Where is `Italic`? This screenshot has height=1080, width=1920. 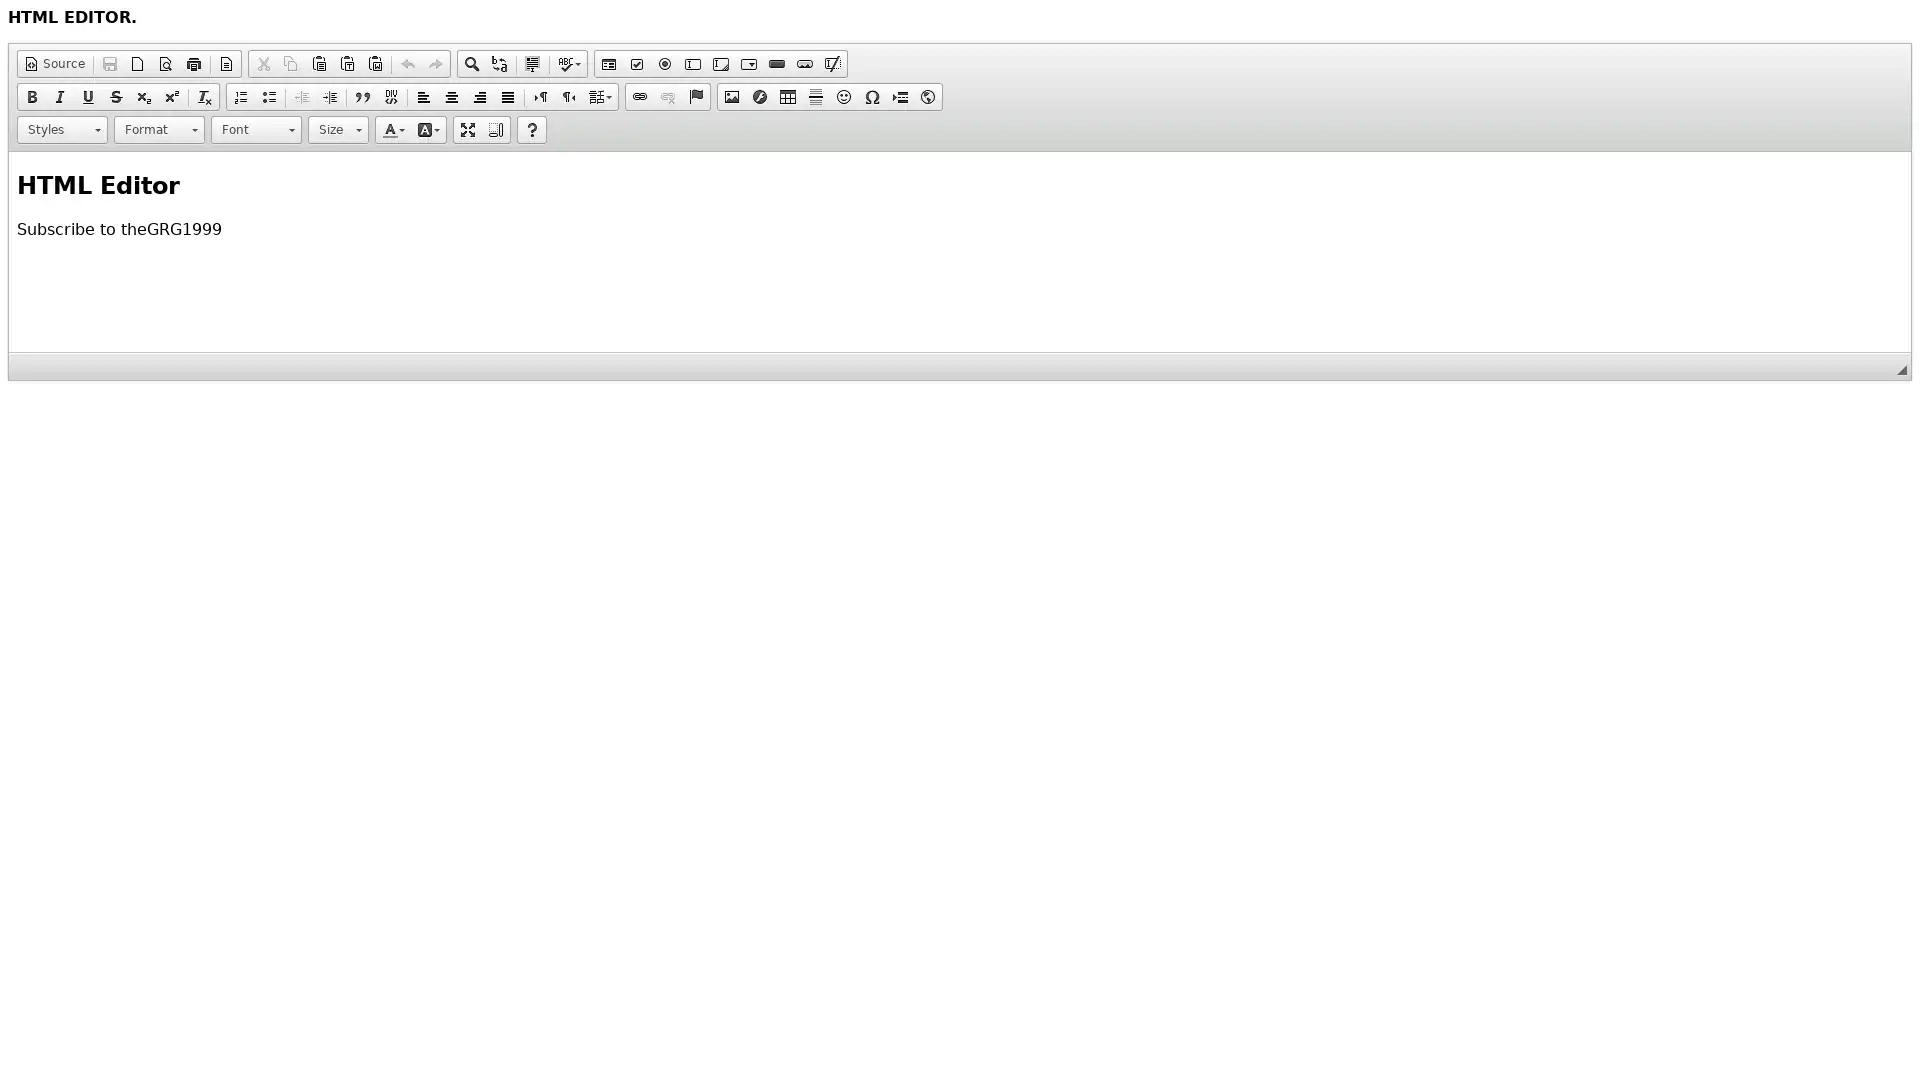
Italic is located at coordinates (59, 96).